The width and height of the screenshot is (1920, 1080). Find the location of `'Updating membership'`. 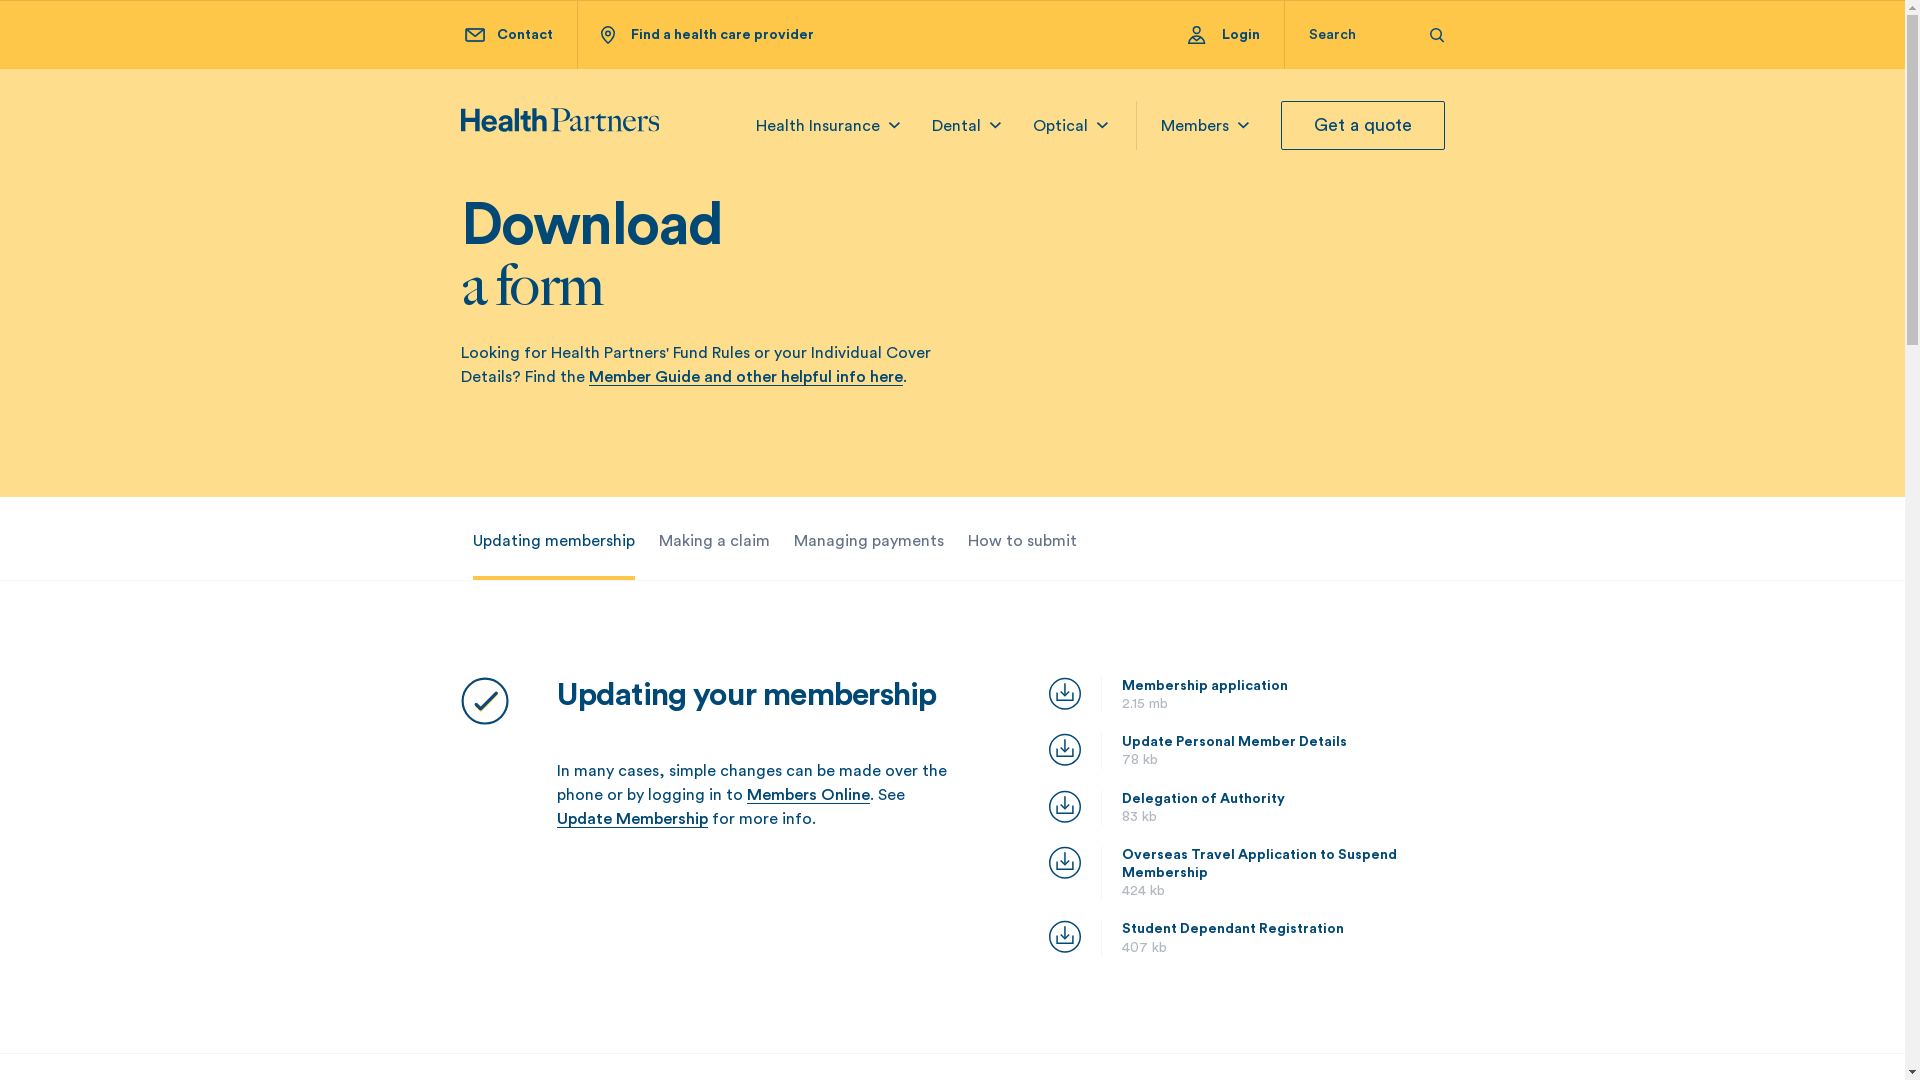

'Updating membership' is located at coordinates (552, 540).